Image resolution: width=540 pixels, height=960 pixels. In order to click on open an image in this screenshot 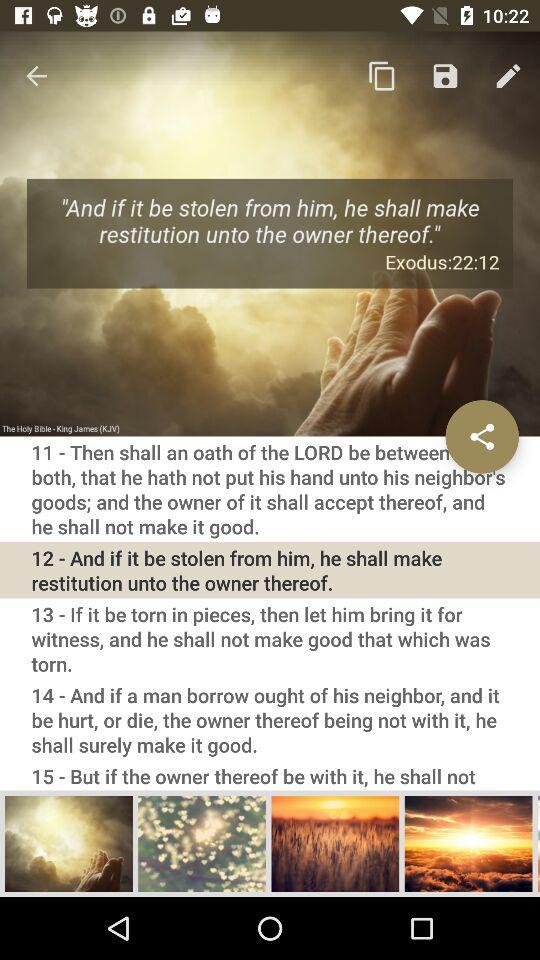, I will do `click(202, 842)`.